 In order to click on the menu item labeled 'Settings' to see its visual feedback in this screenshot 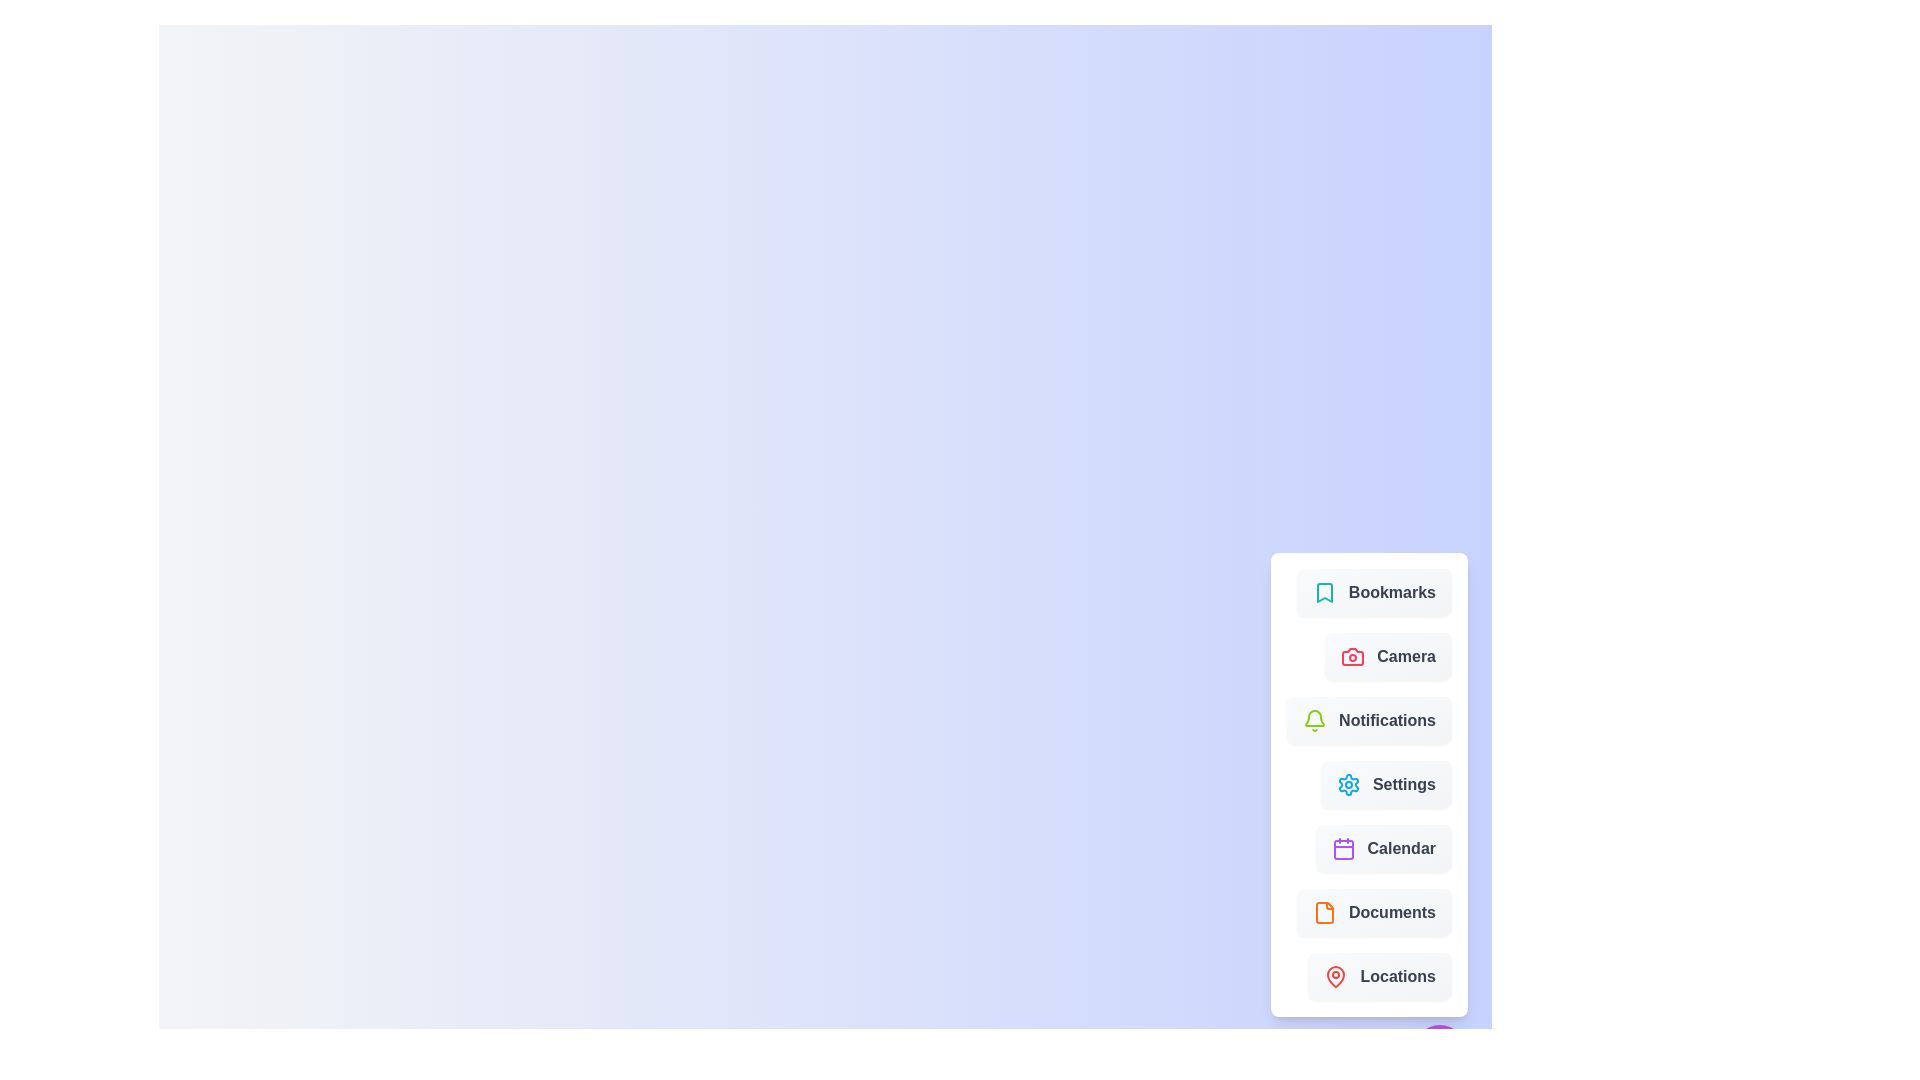, I will do `click(1385, 784)`.